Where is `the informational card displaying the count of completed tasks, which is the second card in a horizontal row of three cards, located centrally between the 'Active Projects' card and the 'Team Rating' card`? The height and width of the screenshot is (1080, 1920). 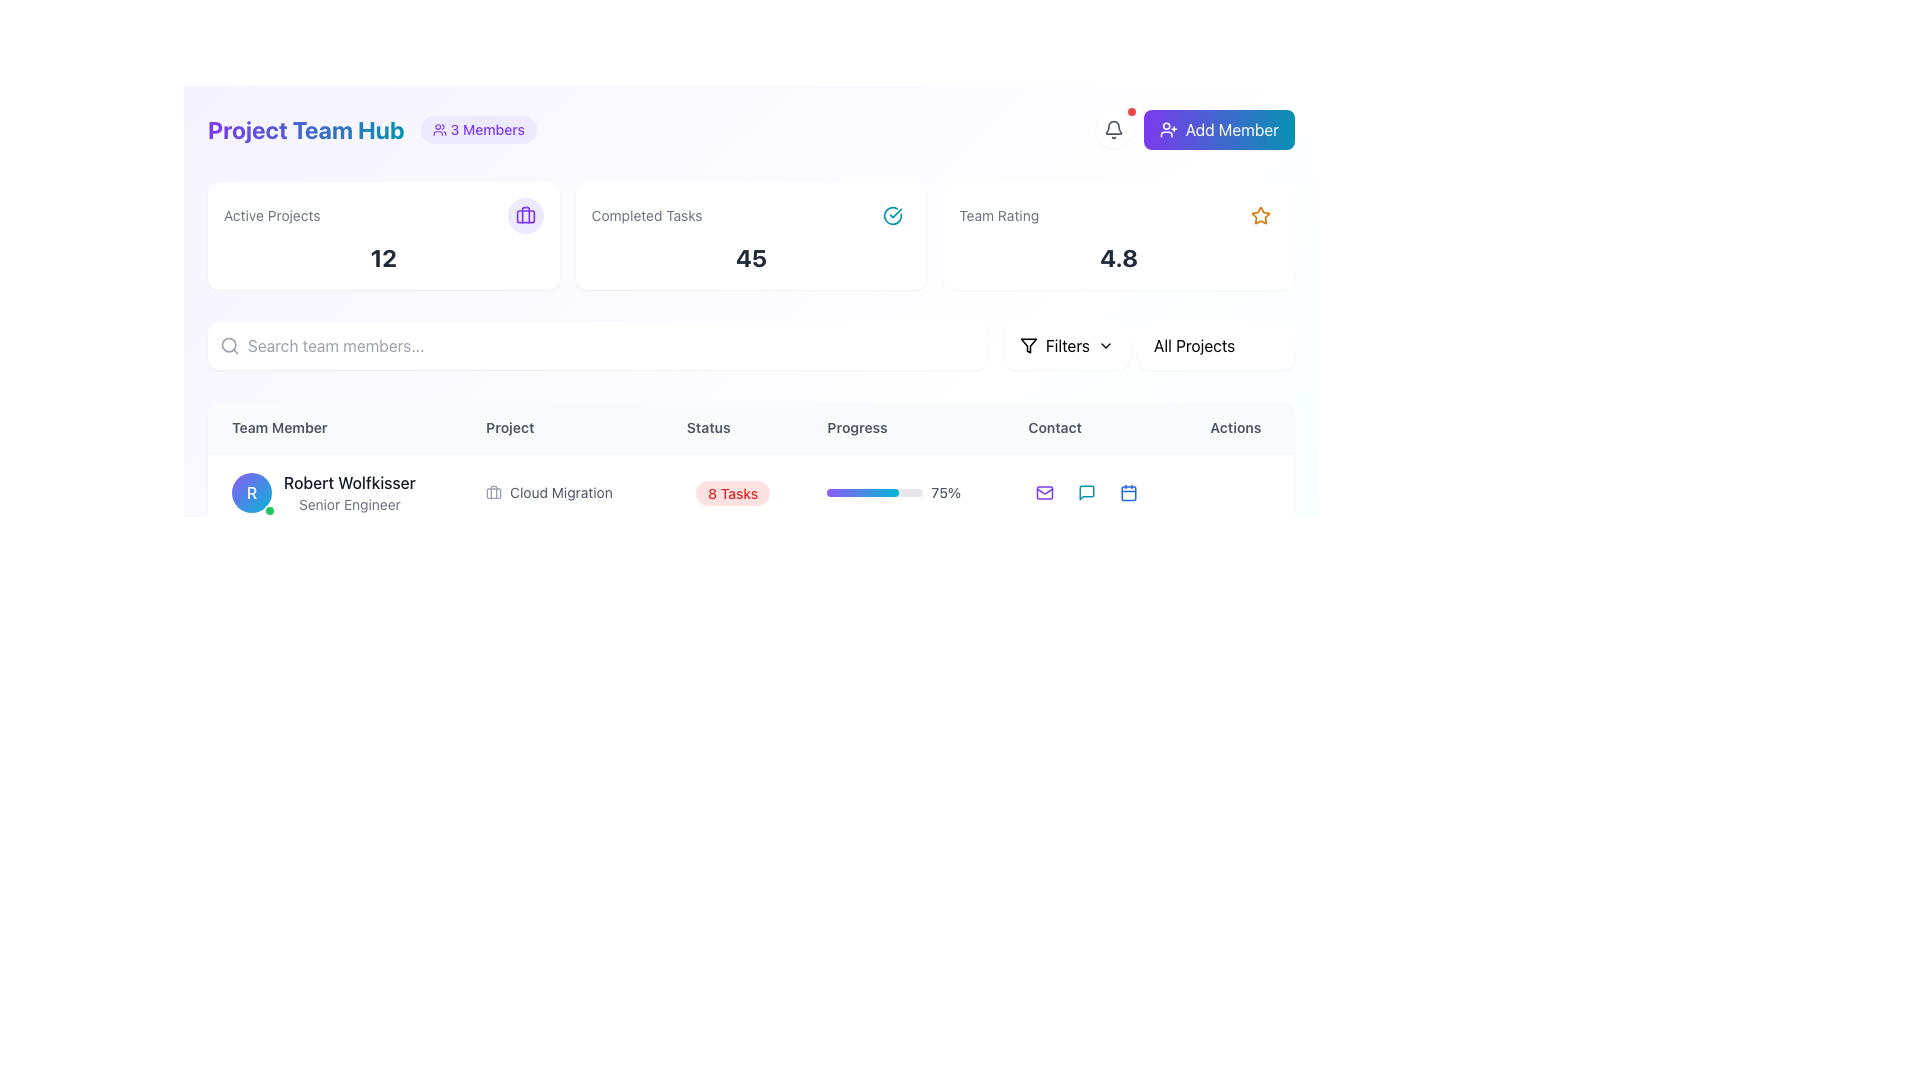 the informational card displaying the count of completed tasks, which is the second card in a horizontal row of three cards, located centrally between the 'Active Projects' card and the 'Team Rating' card is located at coordinates (750, 234).